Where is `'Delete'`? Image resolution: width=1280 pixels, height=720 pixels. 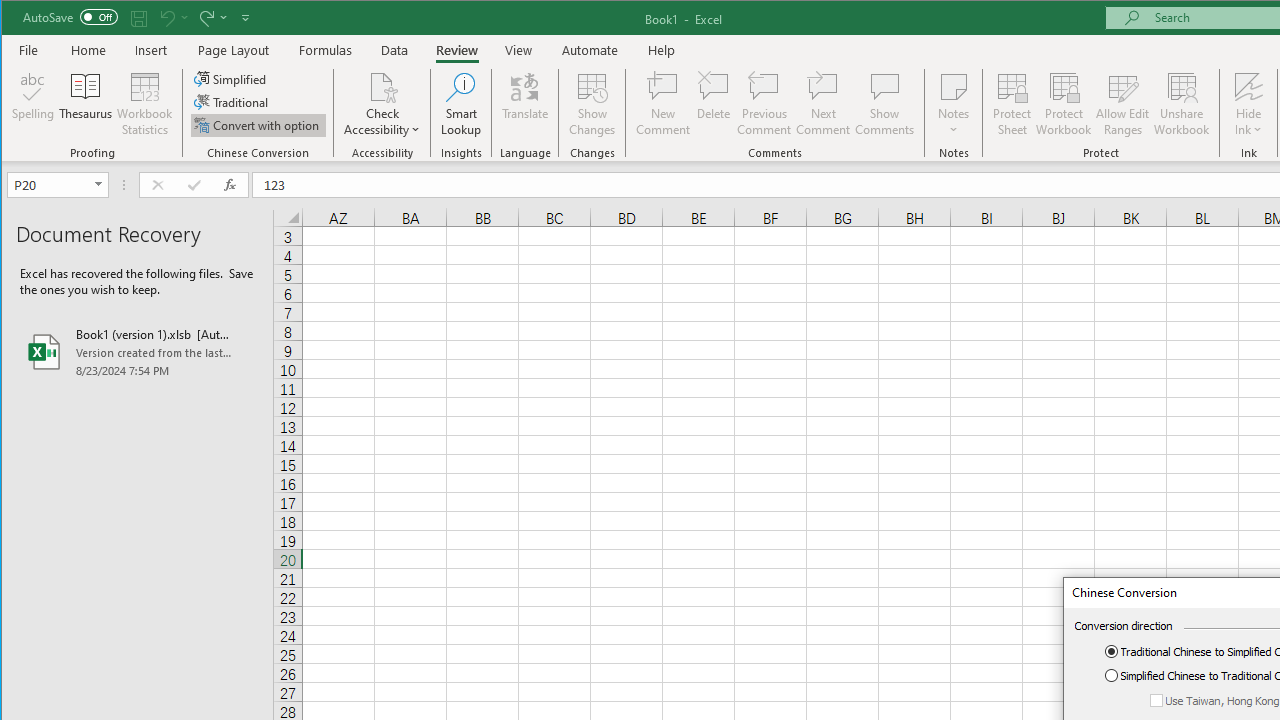
'Delete' is located at coordinates (713, 104).